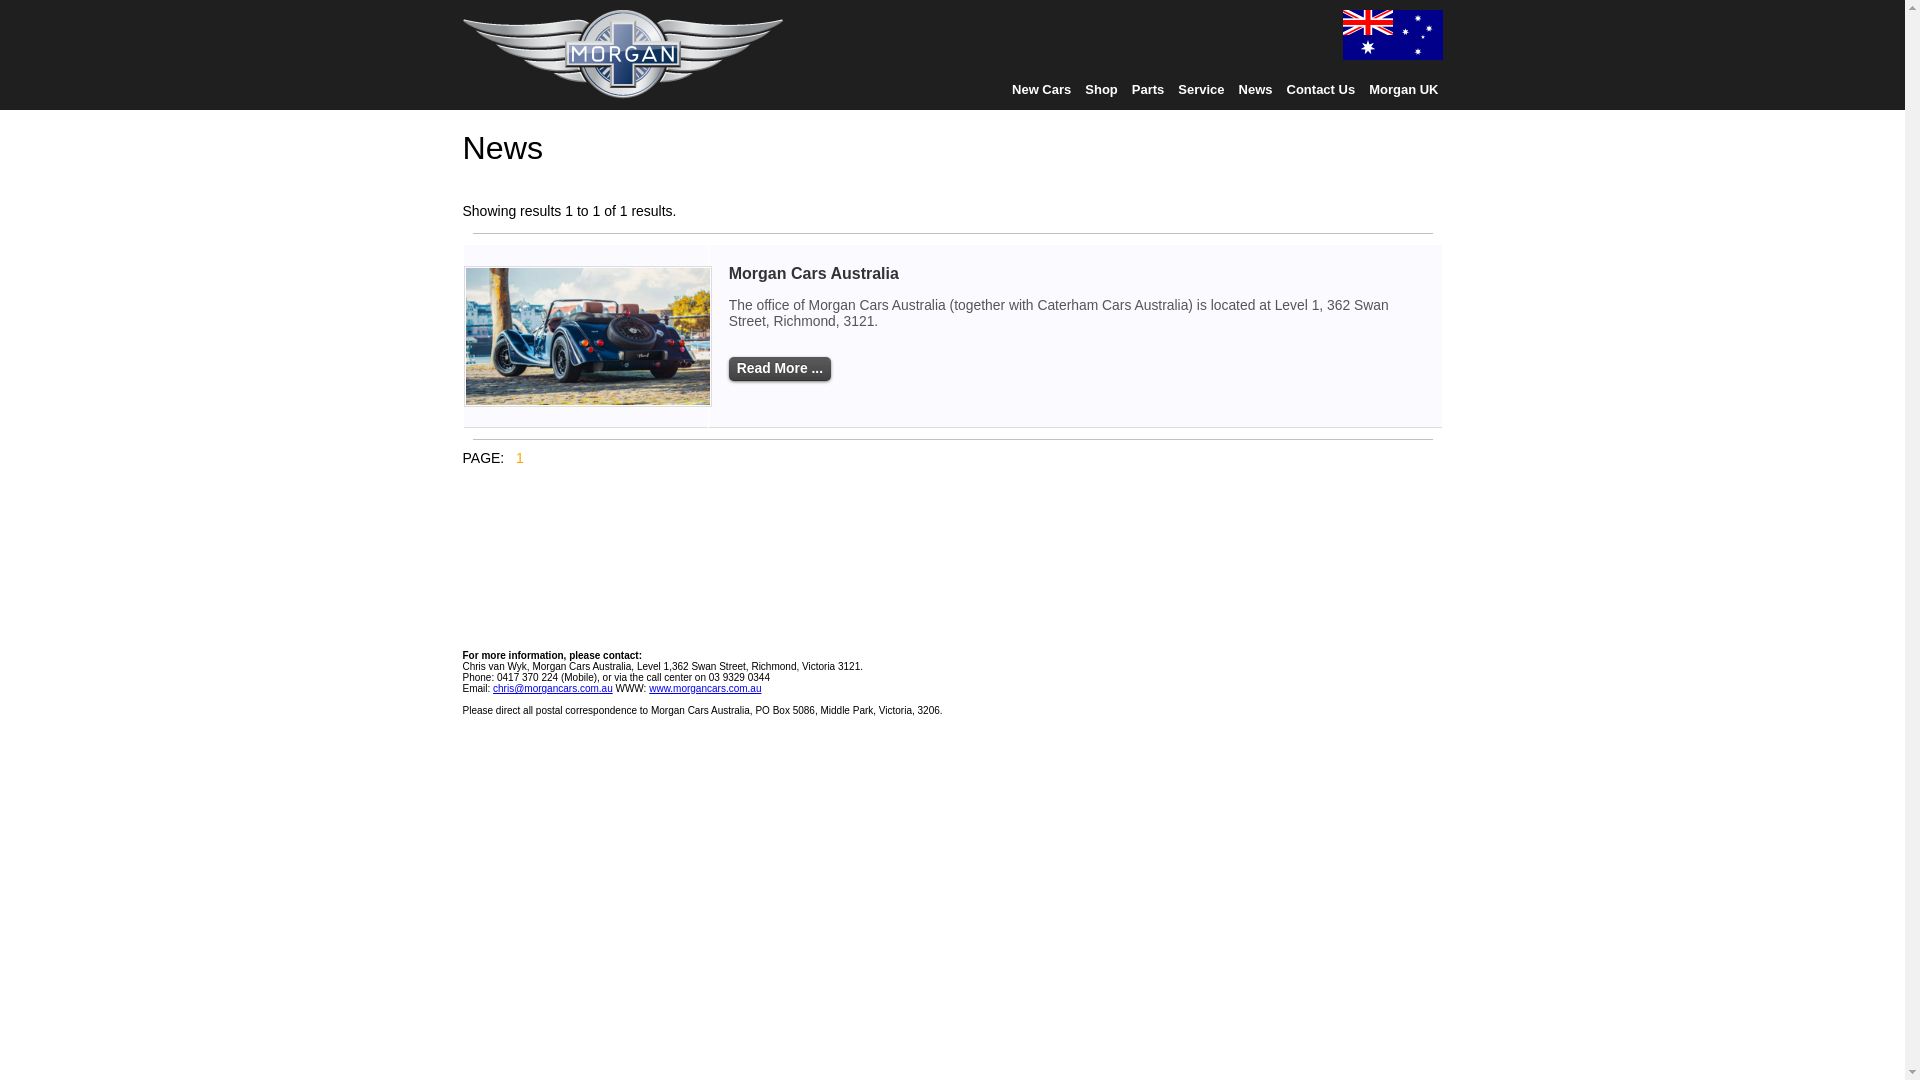 The width and height of the screenshot is (1920, 1080). What do you see at coordinates (1200, 88) in the screenshot?
I see `'Service'` at bounding box center [1200, 88].